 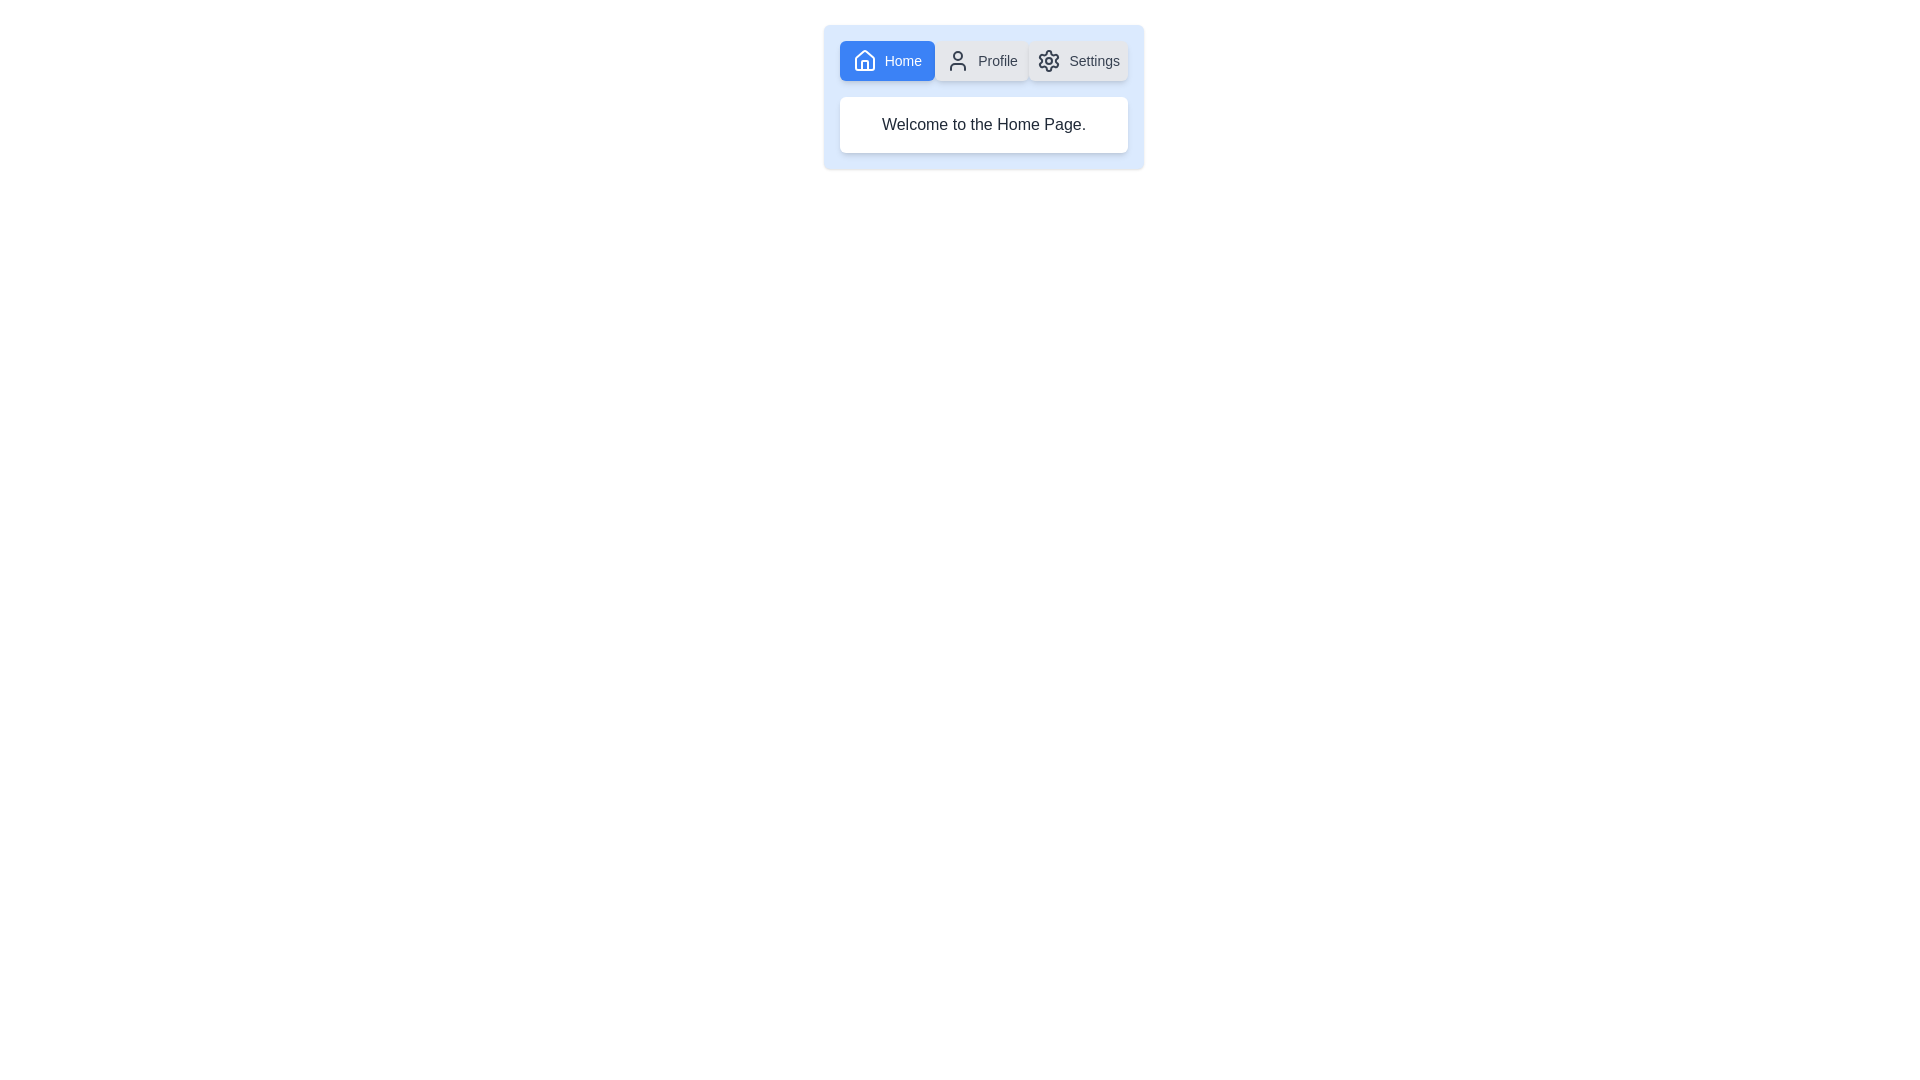 What do you see at coordinates (957, 60) in the screenshot?
I see `the Profile icon located at the leftmost position within the Profile button in the top menu bar, which is positioned between the Home and Settings buttons` at bounding box center [957, 60].